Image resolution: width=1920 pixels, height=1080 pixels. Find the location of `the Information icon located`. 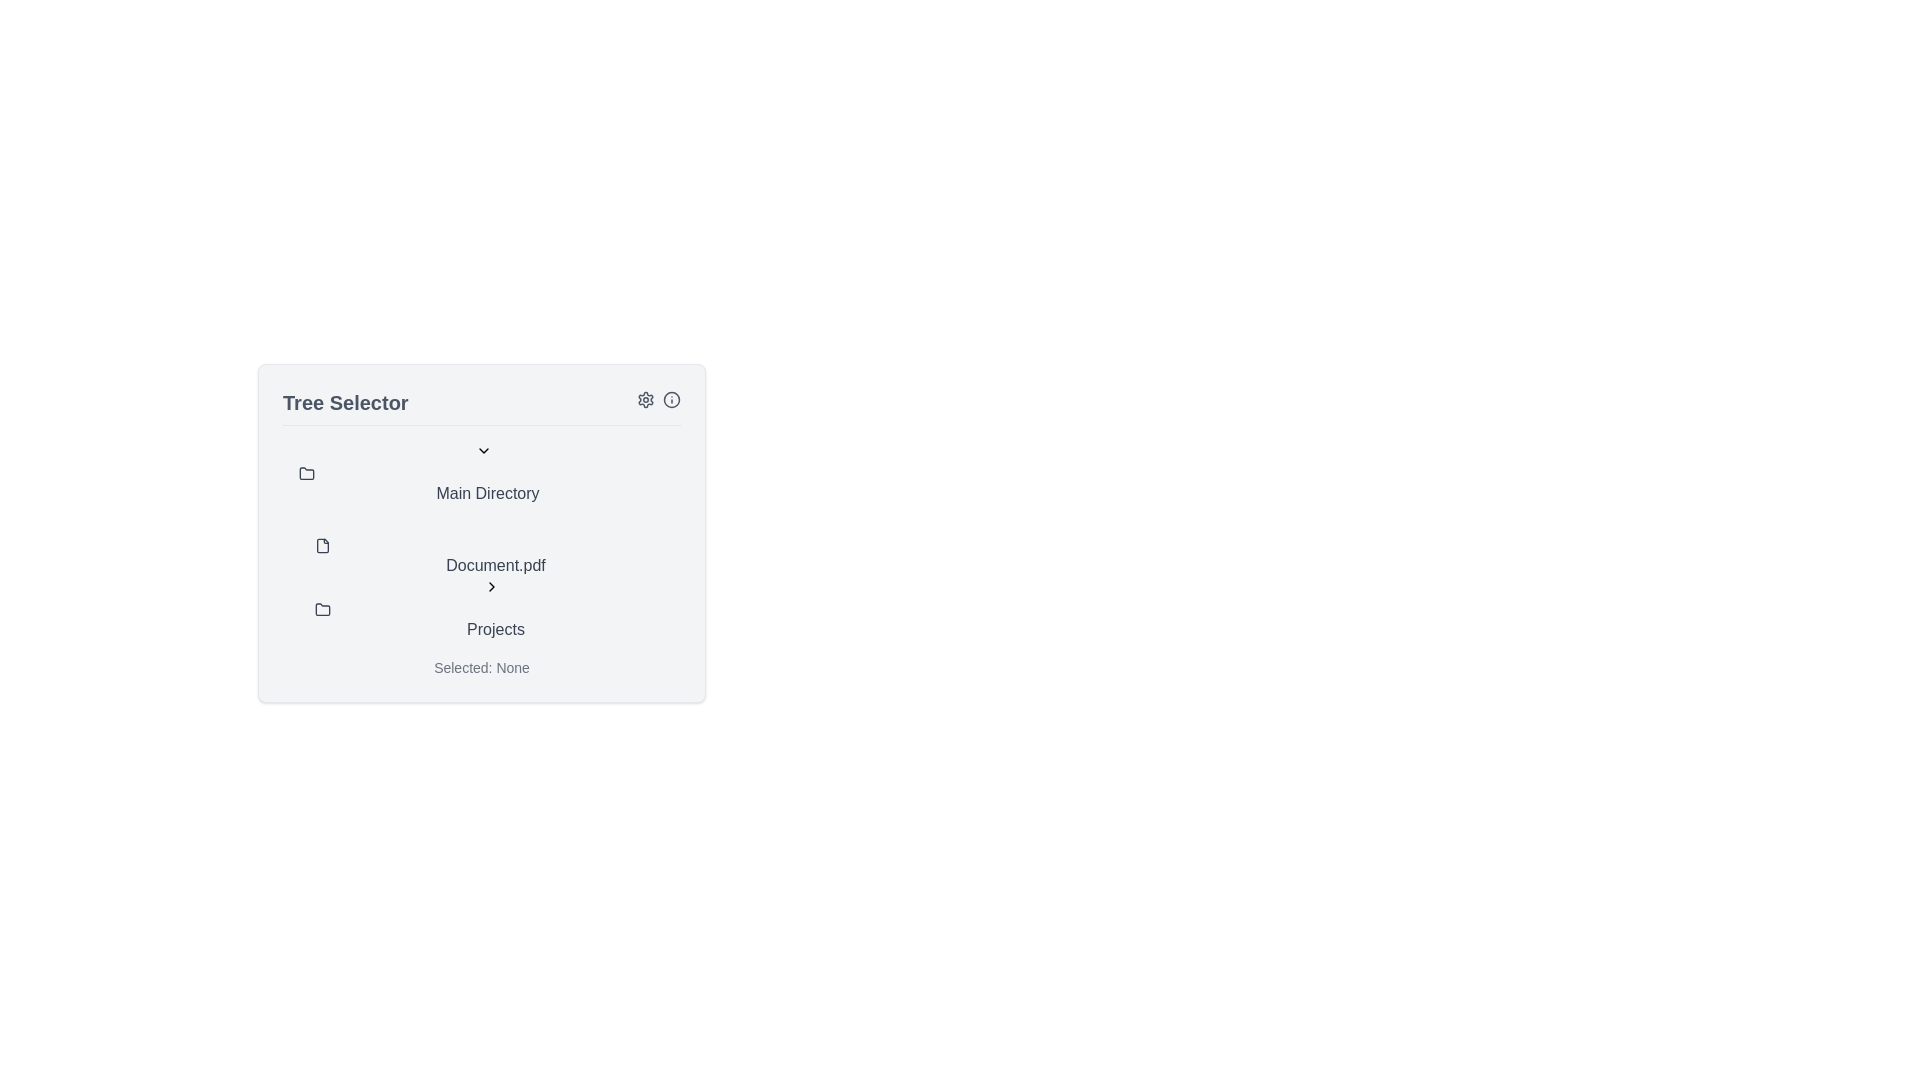

the Information icon located is located at coordinates (658, 402).